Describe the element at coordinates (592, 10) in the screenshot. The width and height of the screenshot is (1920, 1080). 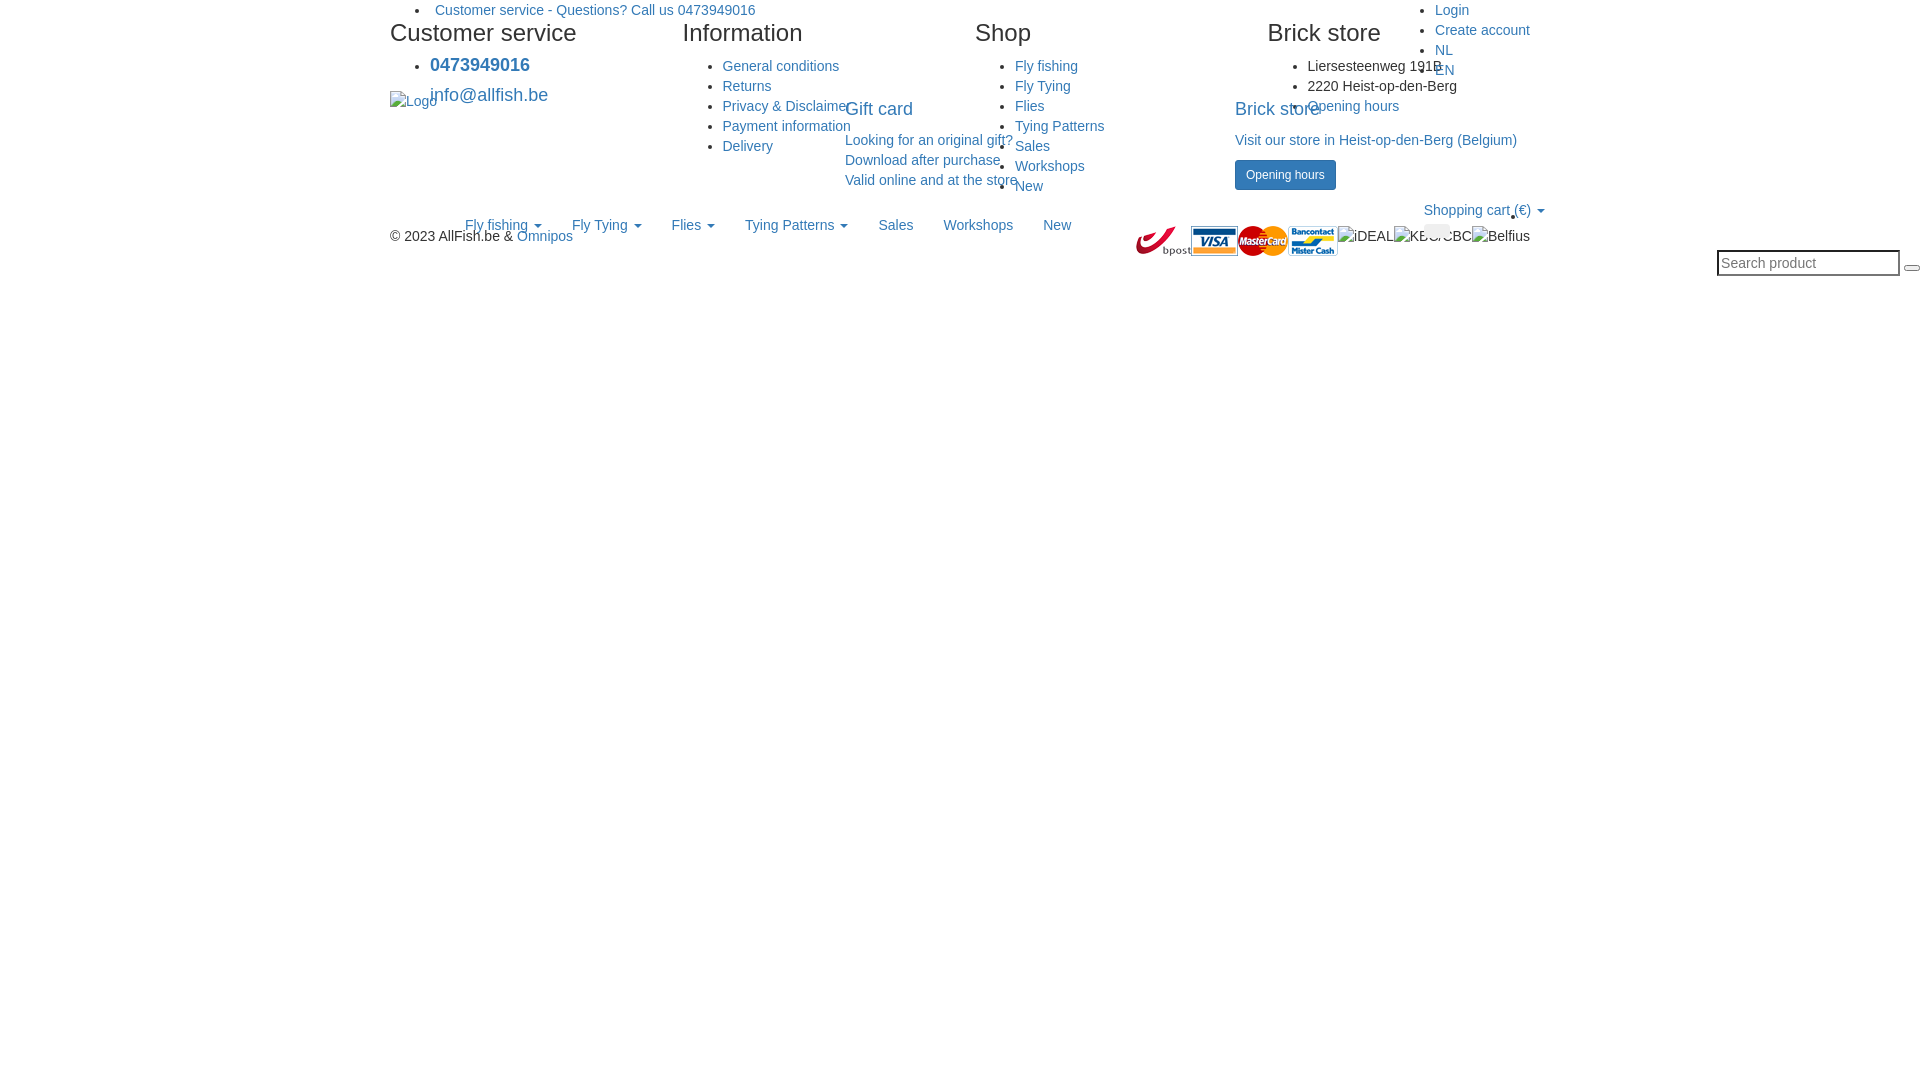
I see `'Customer service - Questions? Call us 0473949016'` at that location.